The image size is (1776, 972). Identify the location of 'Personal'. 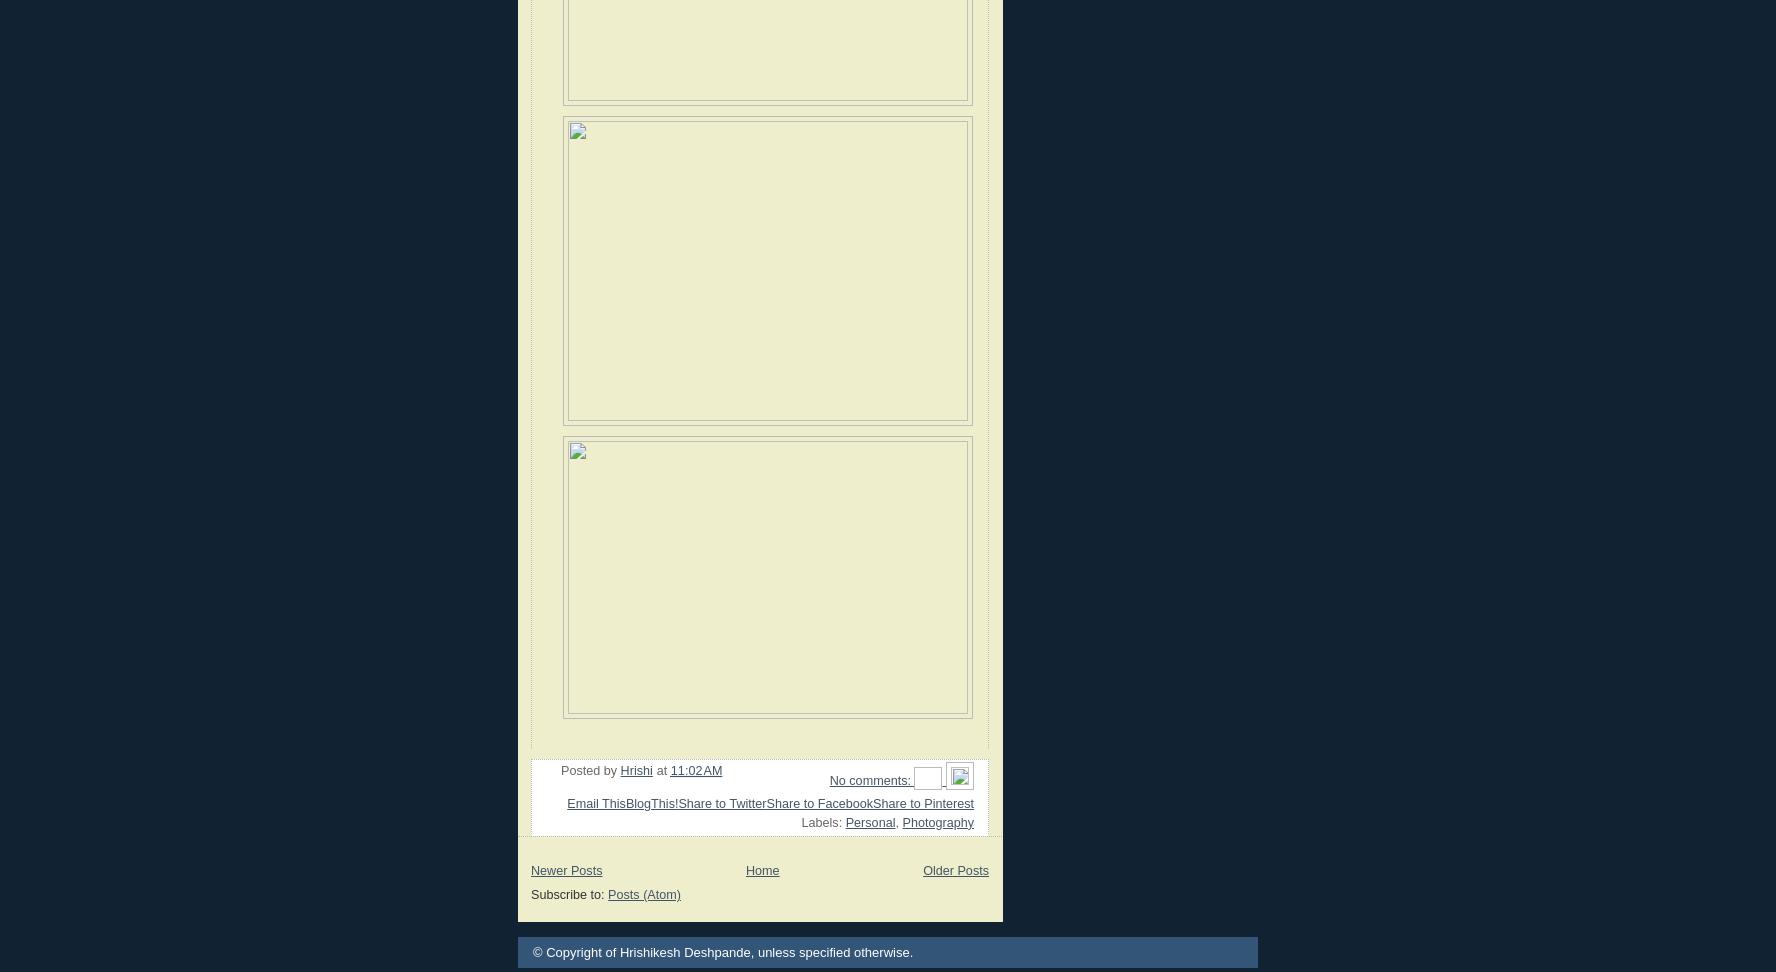
(870, 821).